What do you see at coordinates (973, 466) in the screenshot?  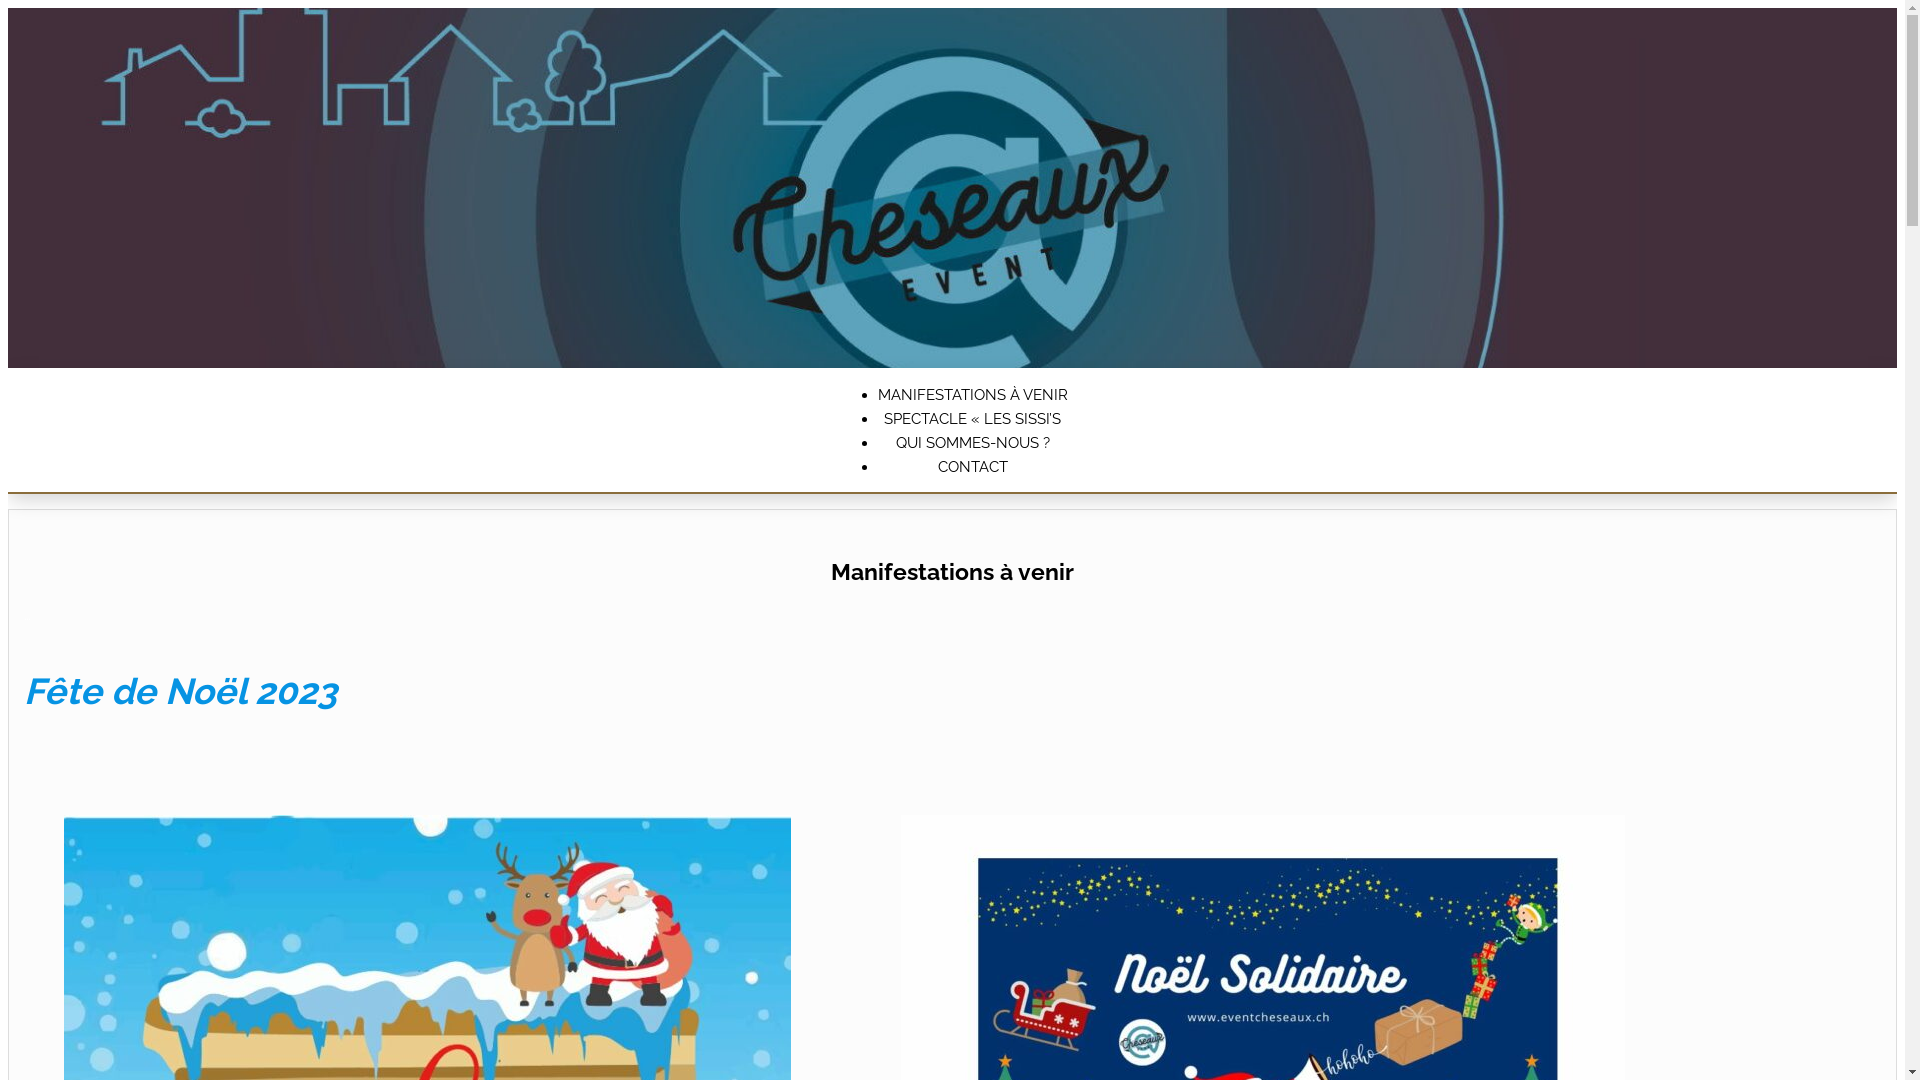 I see `'CONTACT'` at bounding box center [973, 466].